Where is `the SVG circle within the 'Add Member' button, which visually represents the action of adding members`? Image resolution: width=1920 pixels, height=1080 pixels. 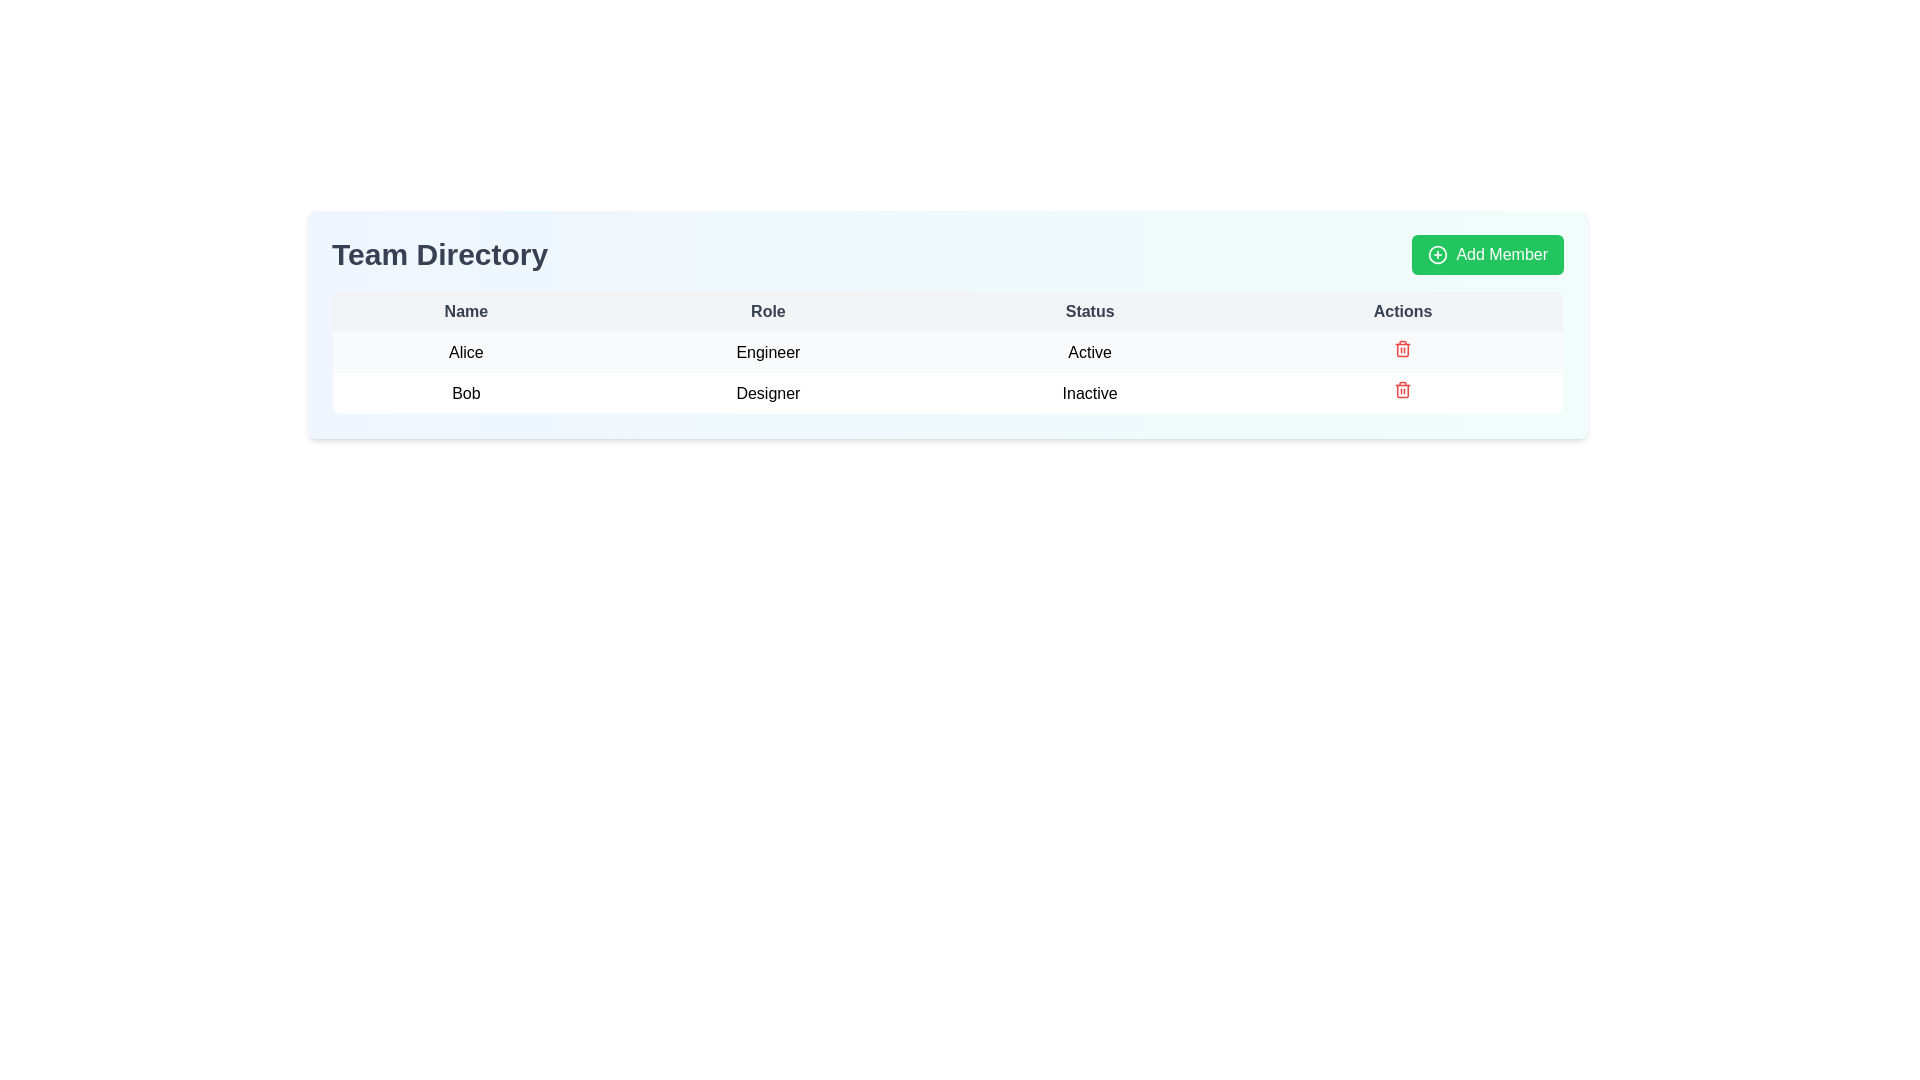
the SVG circle within the 'Add Member' button, which visually represents the action of adding members is located at coordinates (1437, 253).